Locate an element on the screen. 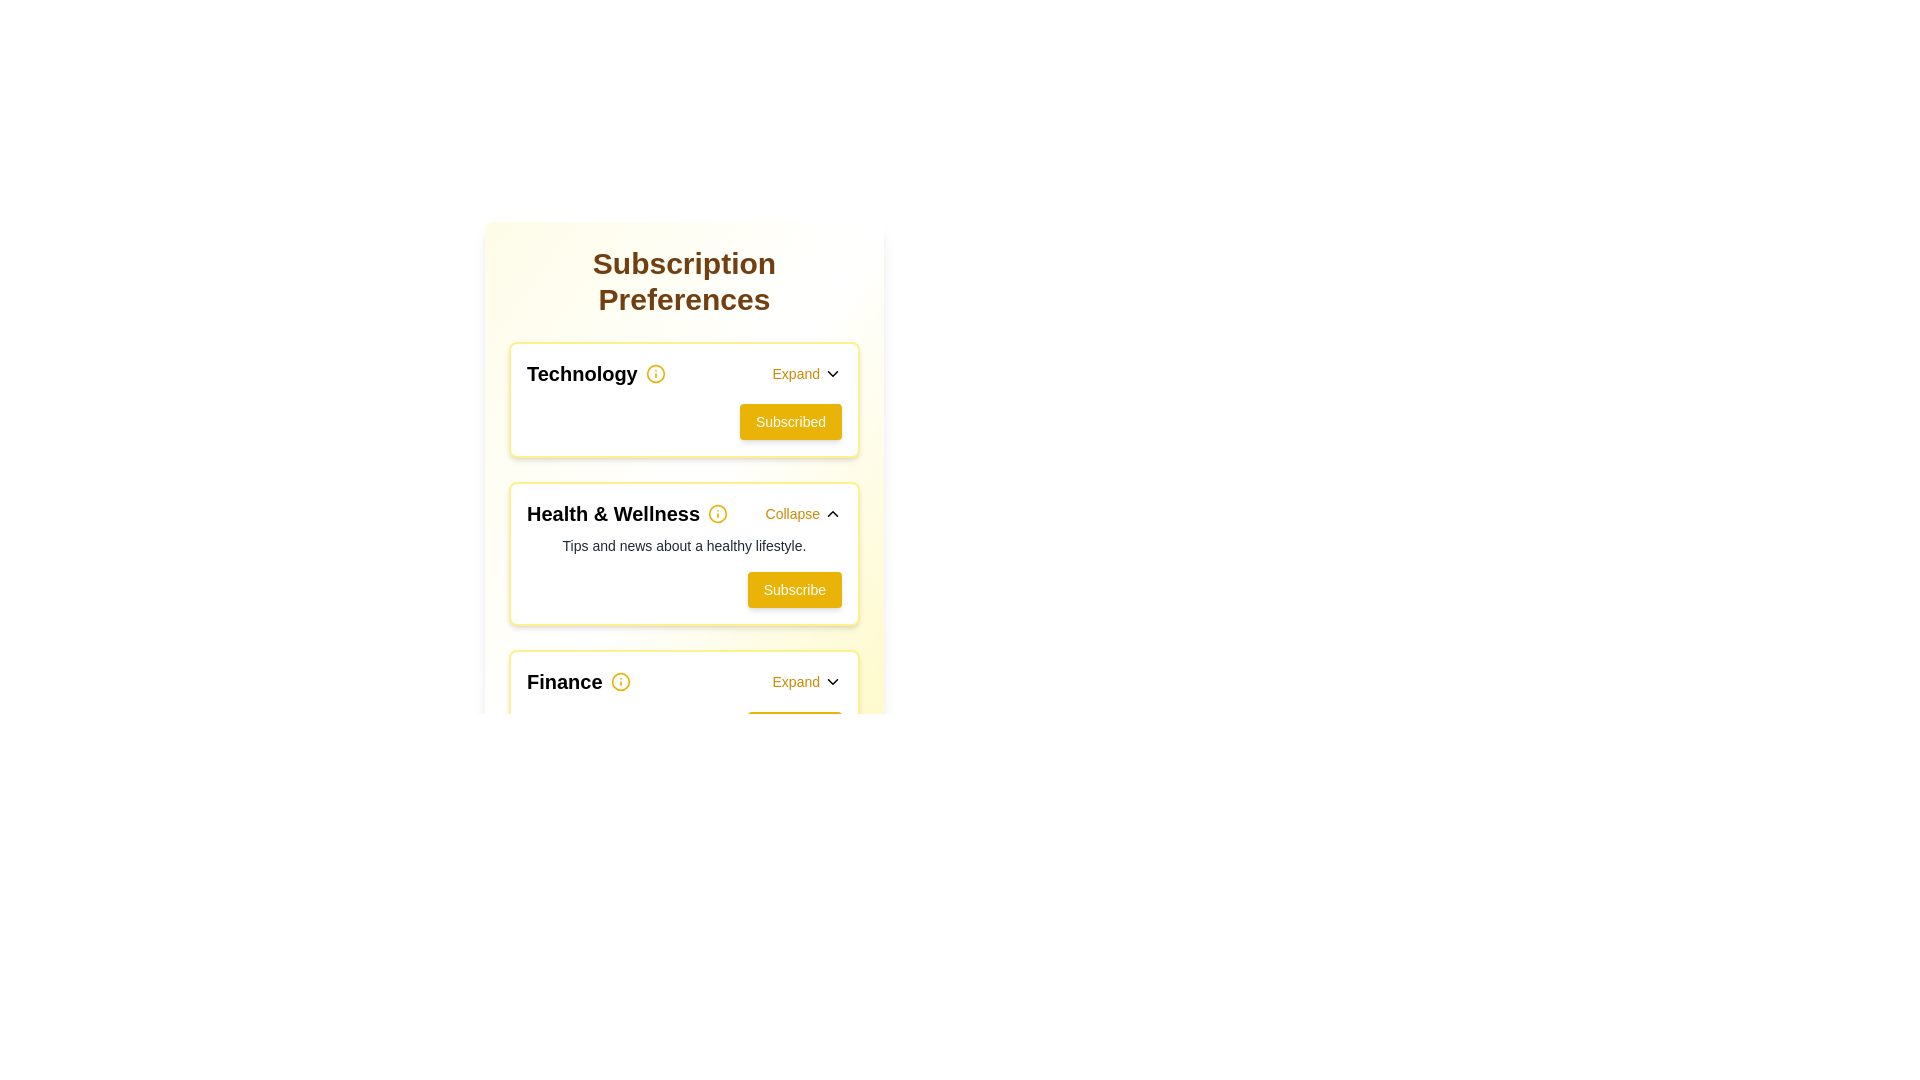 The width and height of the screenshot is (1920, 1080). the subscription status toggle button located in the upper section under the 'Technology' section is located at coordinates (790, 420).